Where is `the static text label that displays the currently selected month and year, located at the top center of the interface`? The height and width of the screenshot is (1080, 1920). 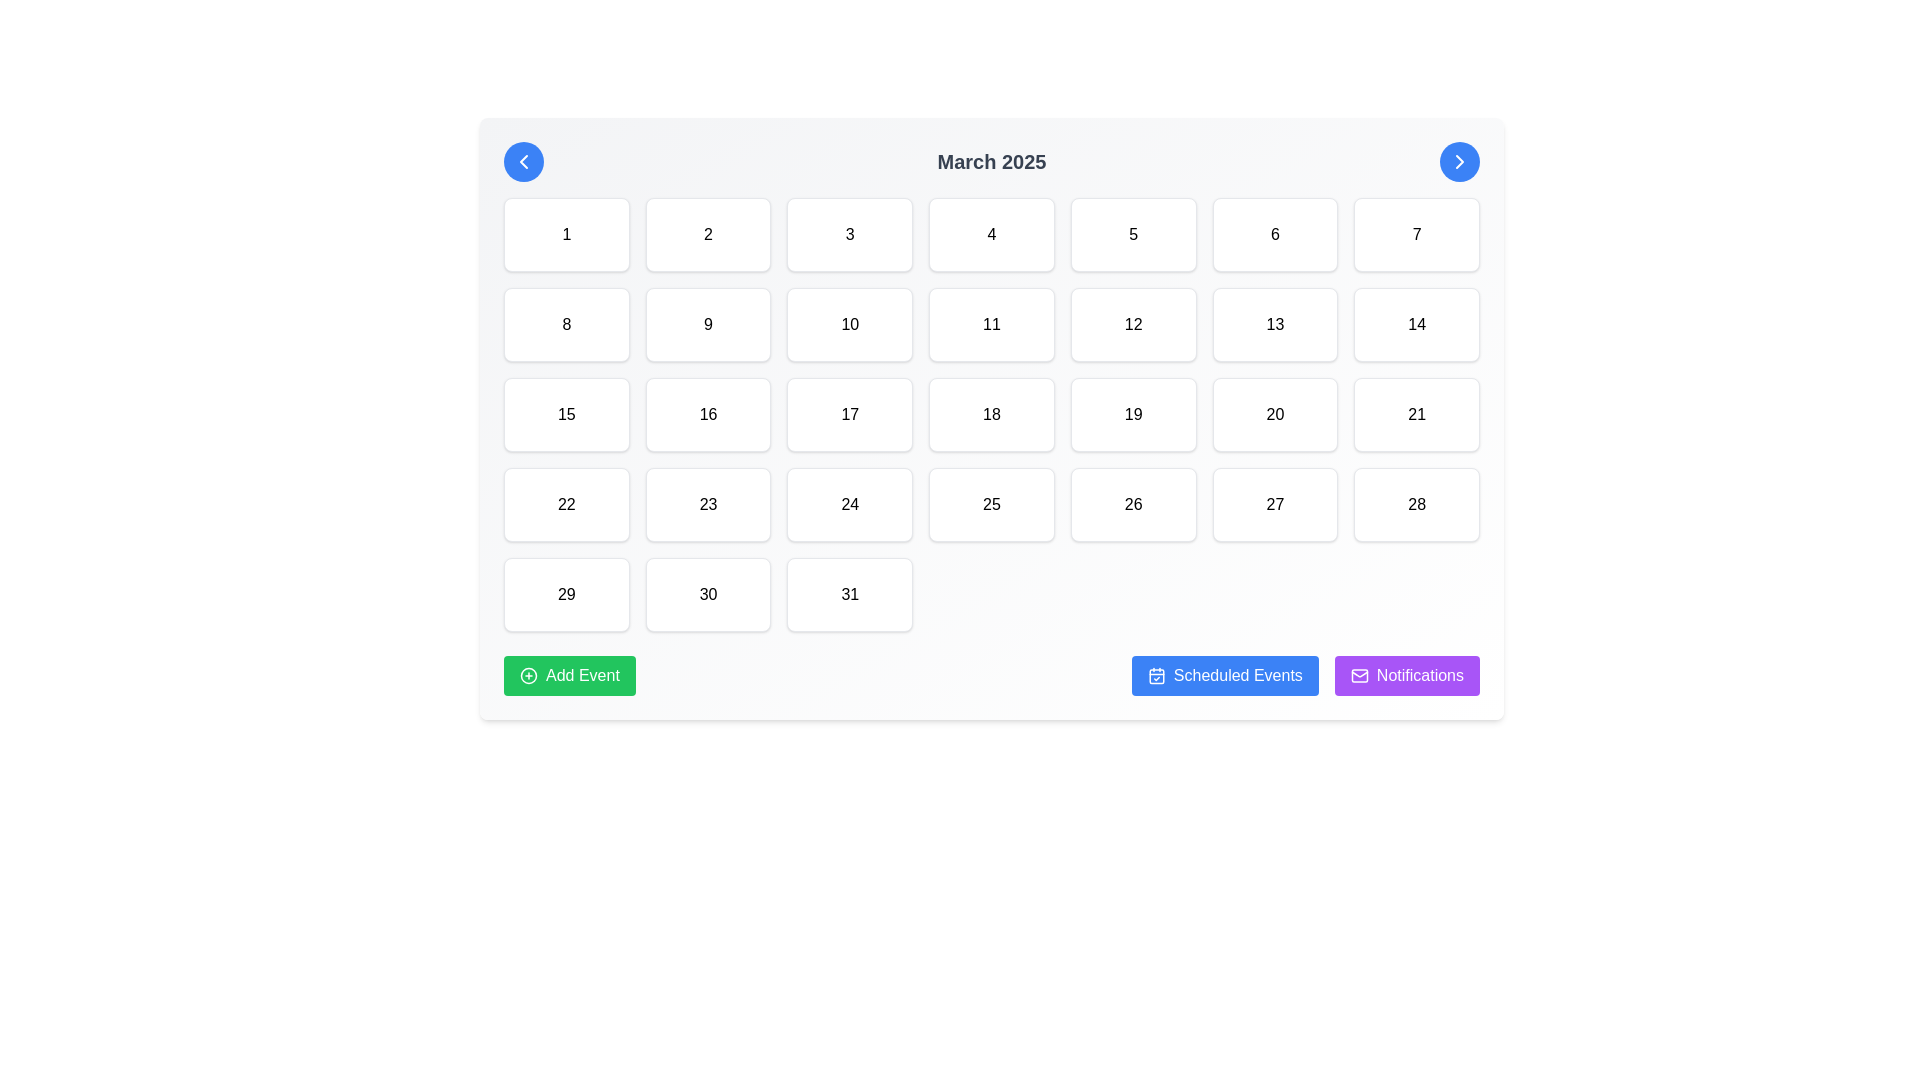
the static text label that displays the currently selected month and year, located at the top center of the interface is located at coordinates (992, 161).